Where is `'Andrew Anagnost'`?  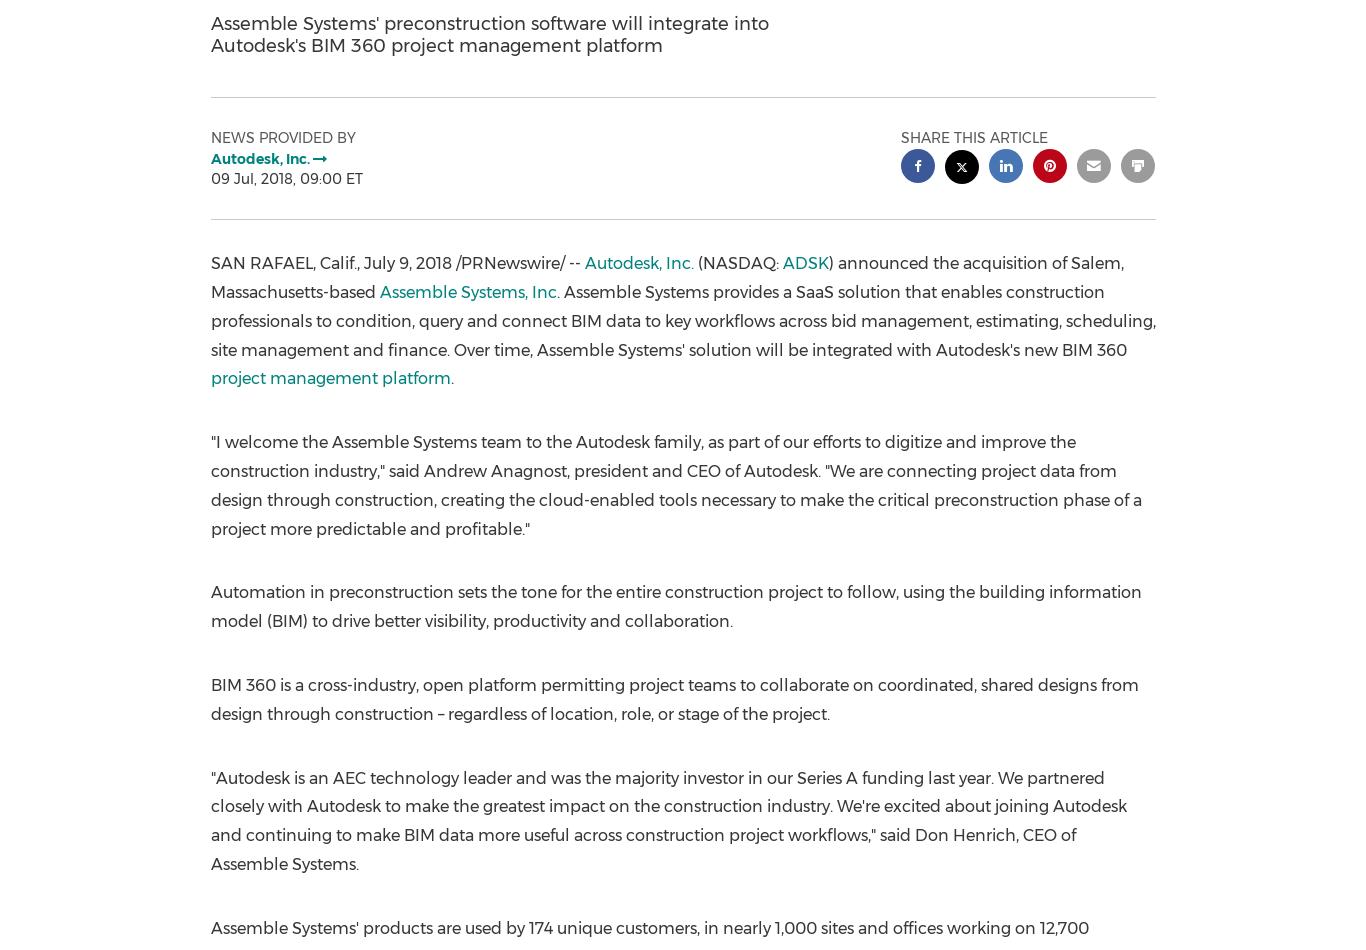 'Andrew Anagnost' is located at coordinates (494, 469).